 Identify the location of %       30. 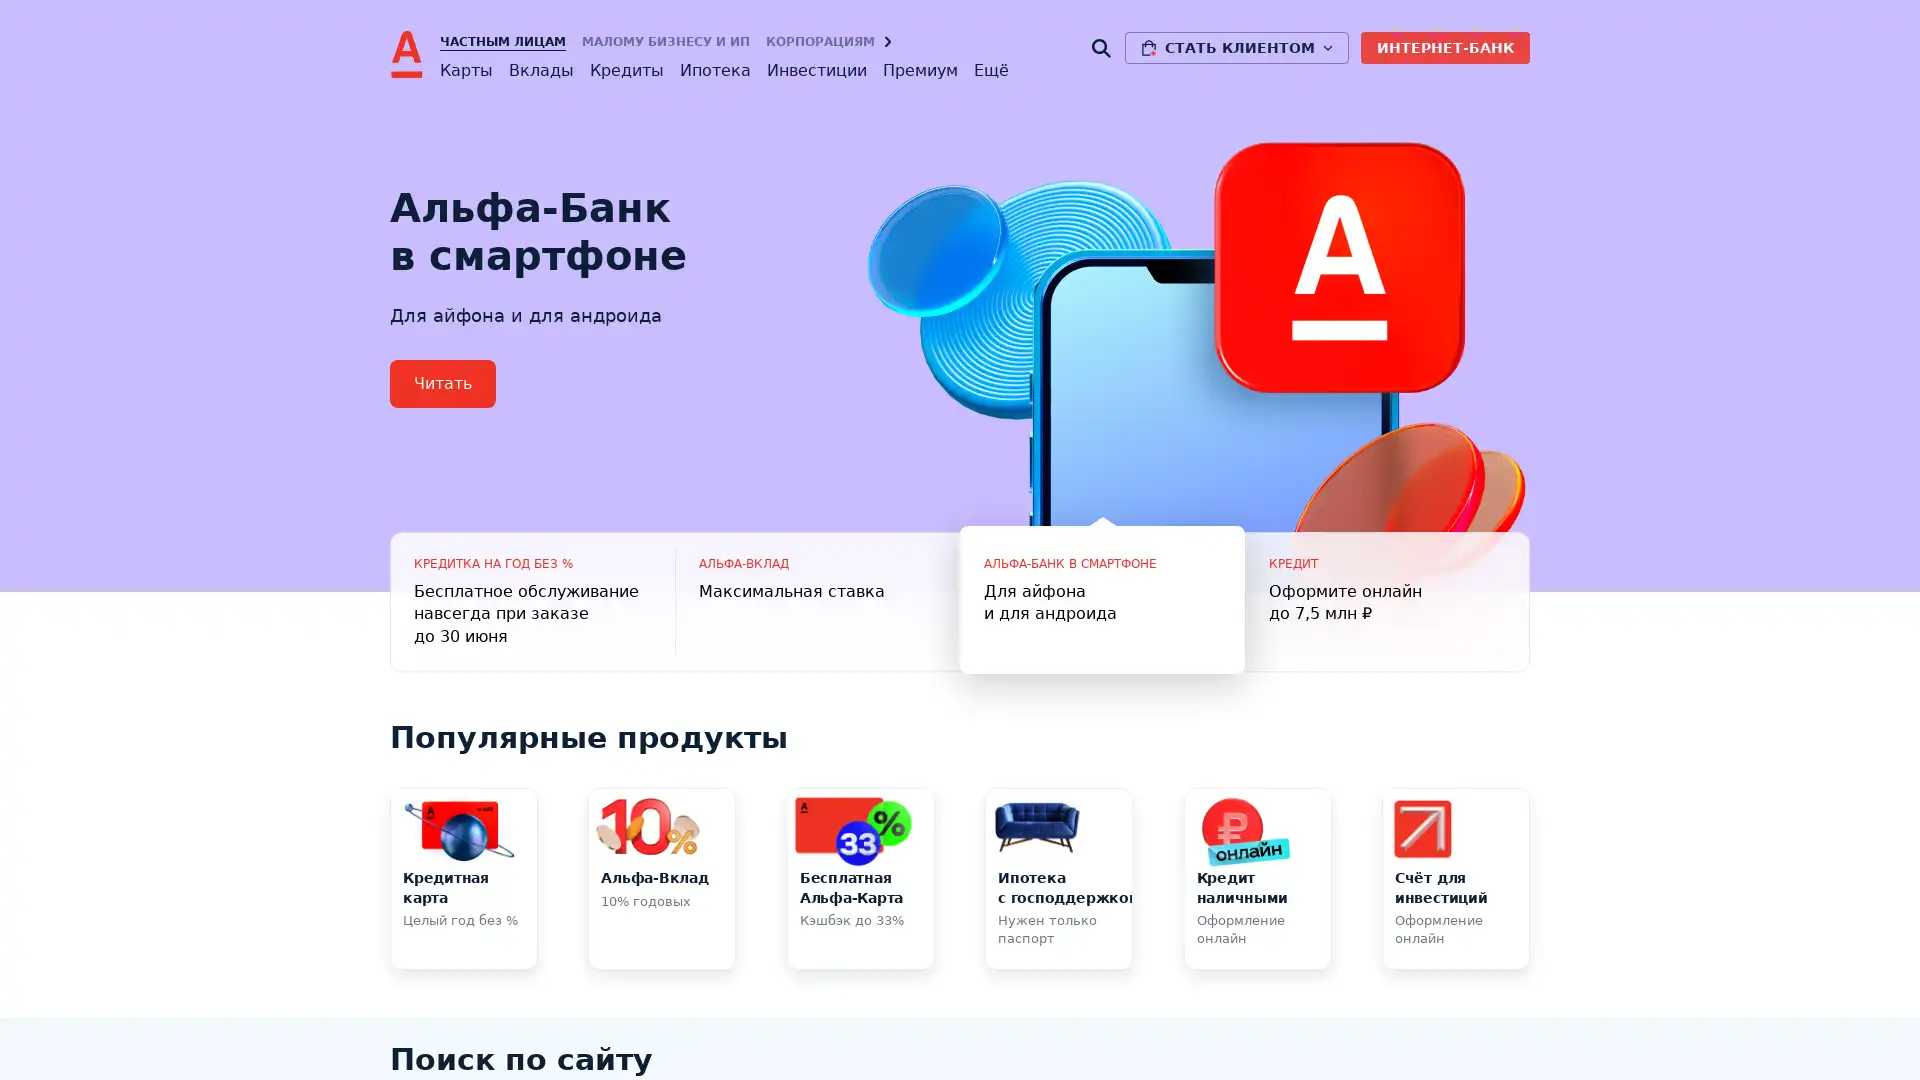
(532, 600).